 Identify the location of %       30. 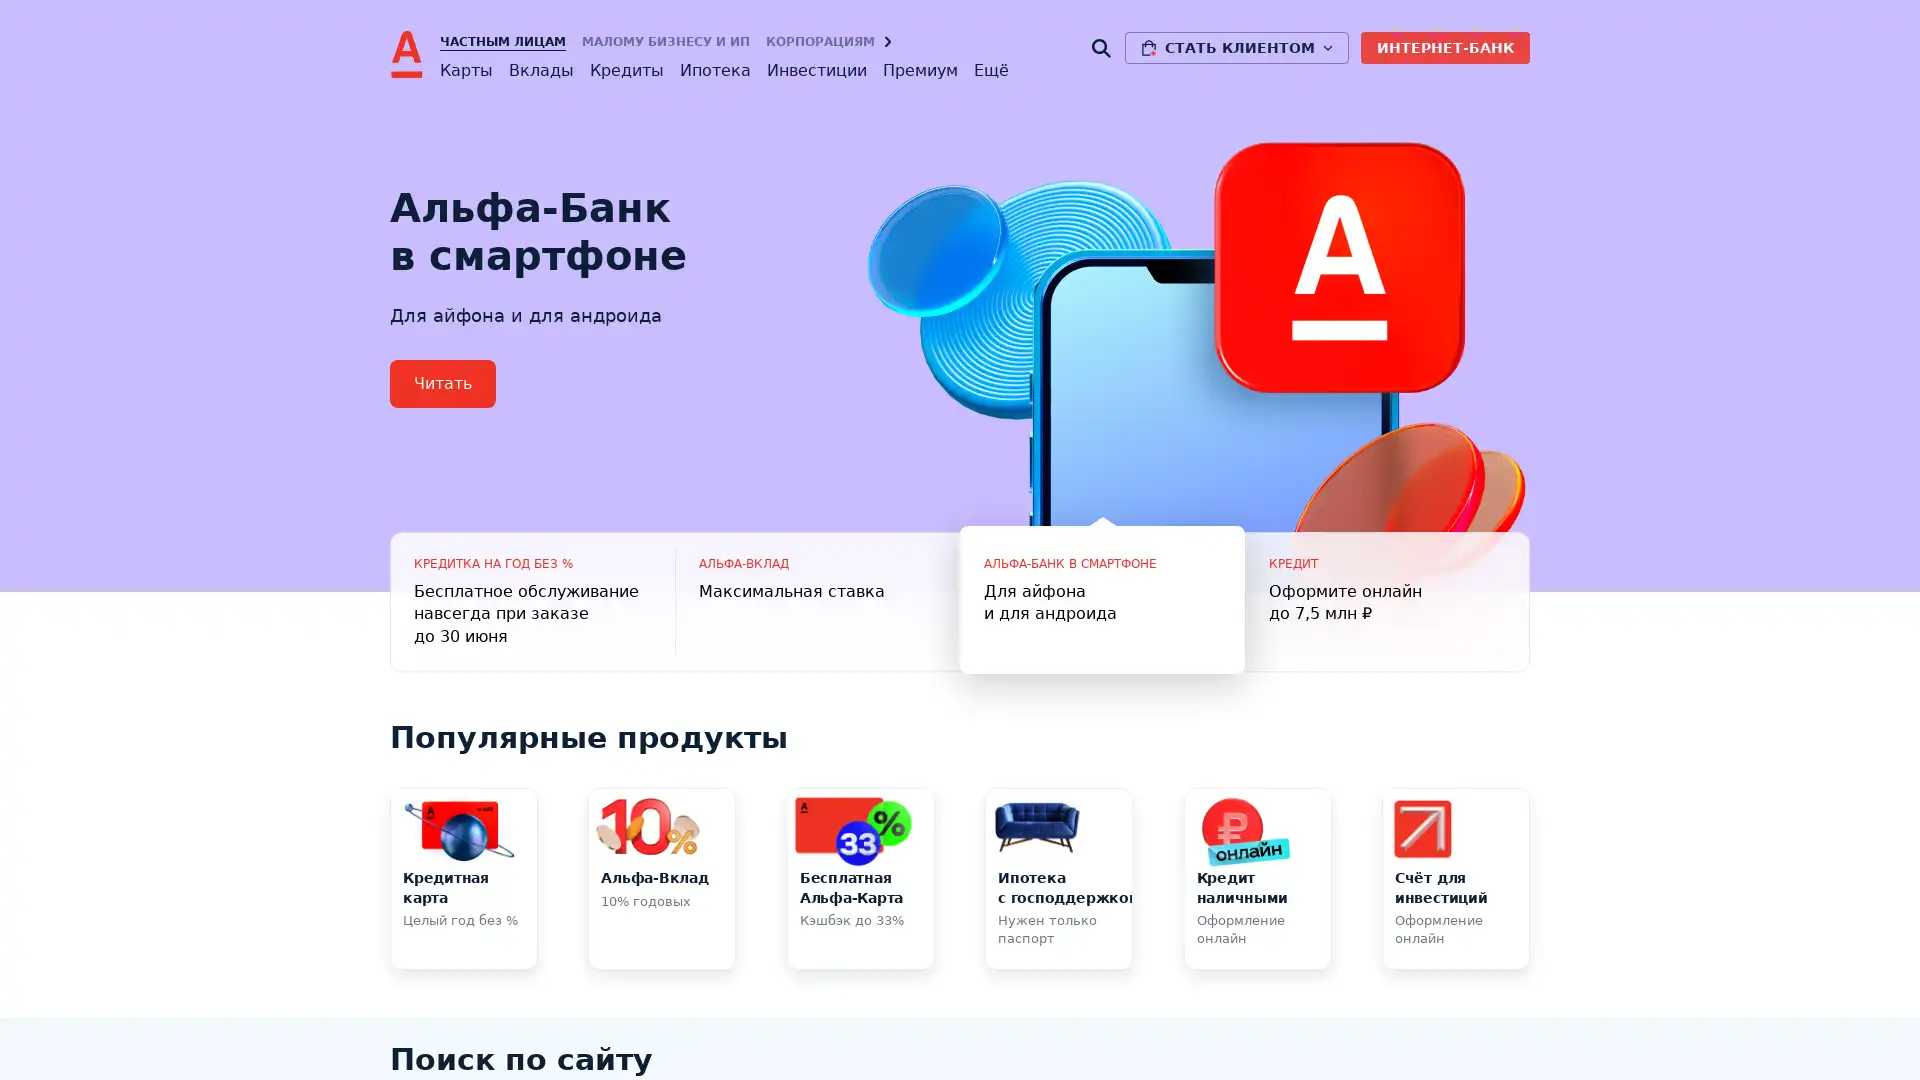
(532, 600).